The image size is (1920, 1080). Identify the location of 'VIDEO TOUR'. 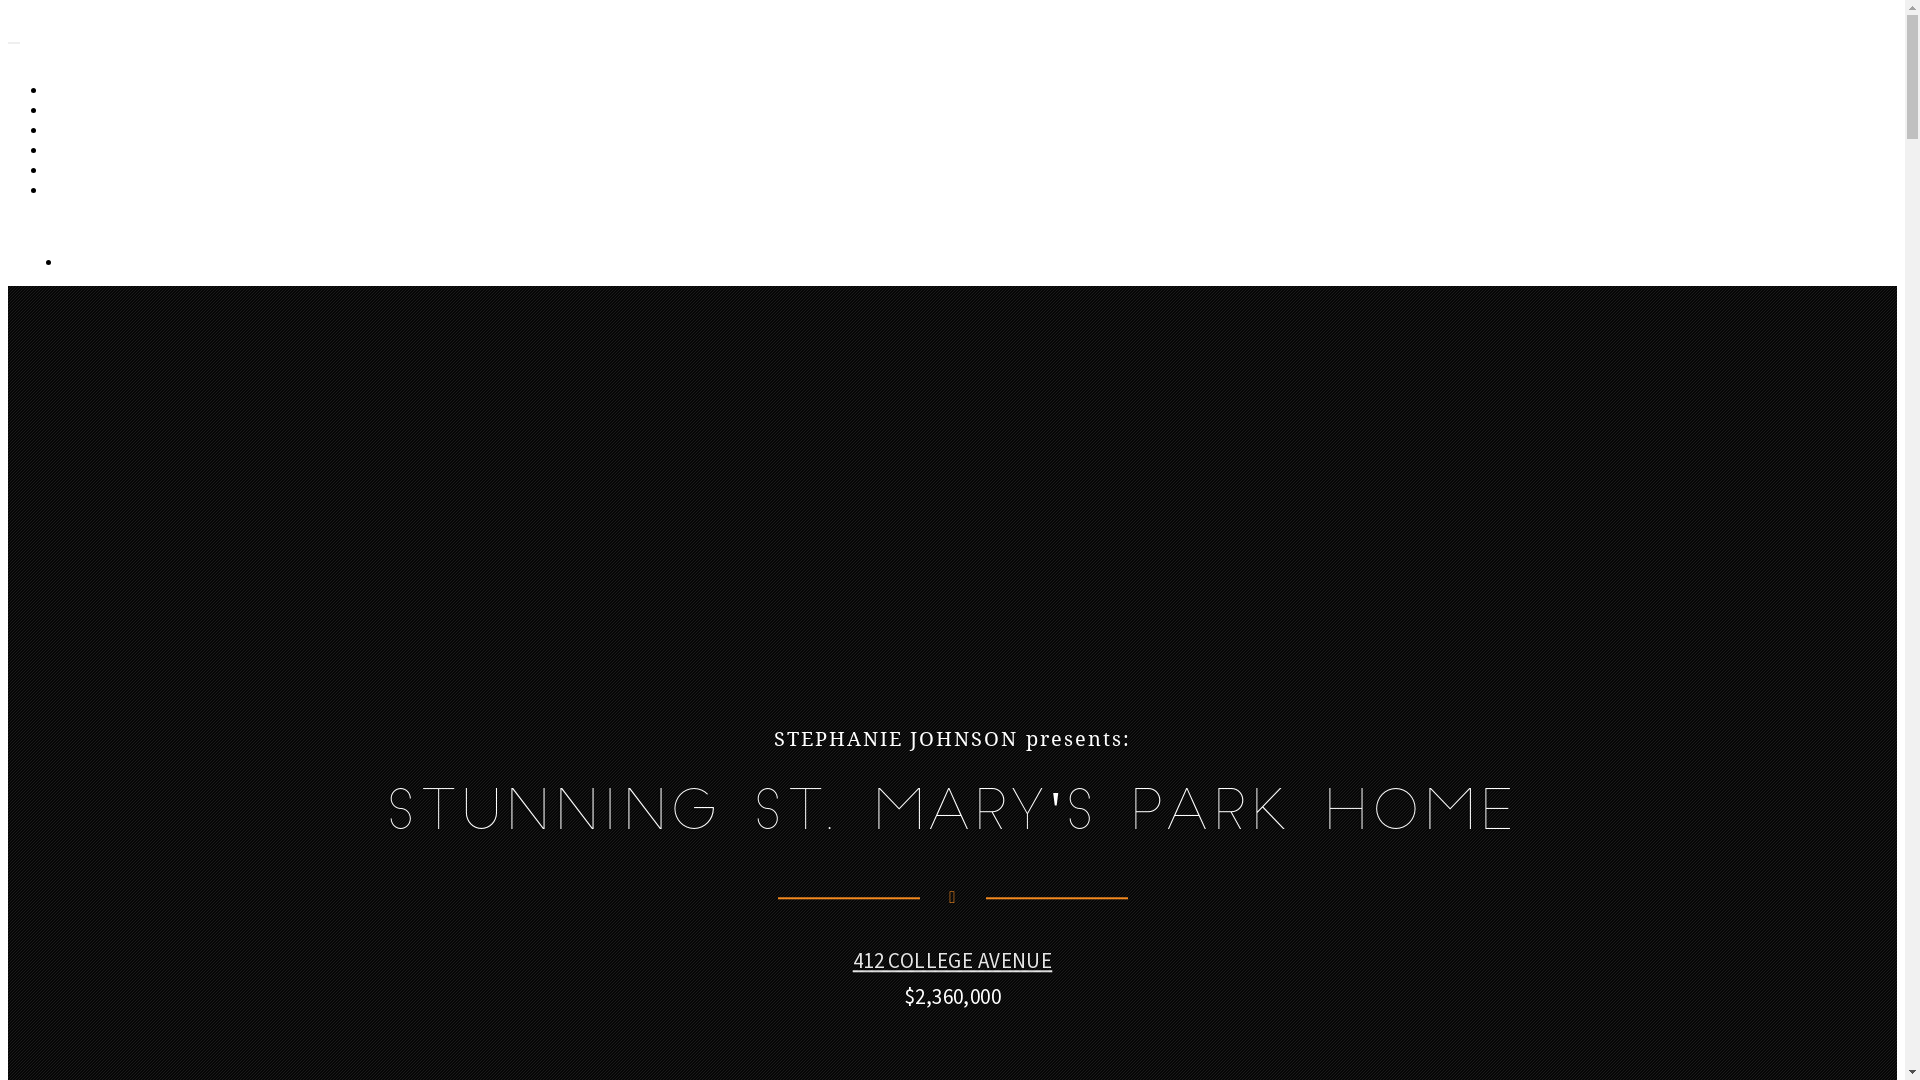
(99, 110).